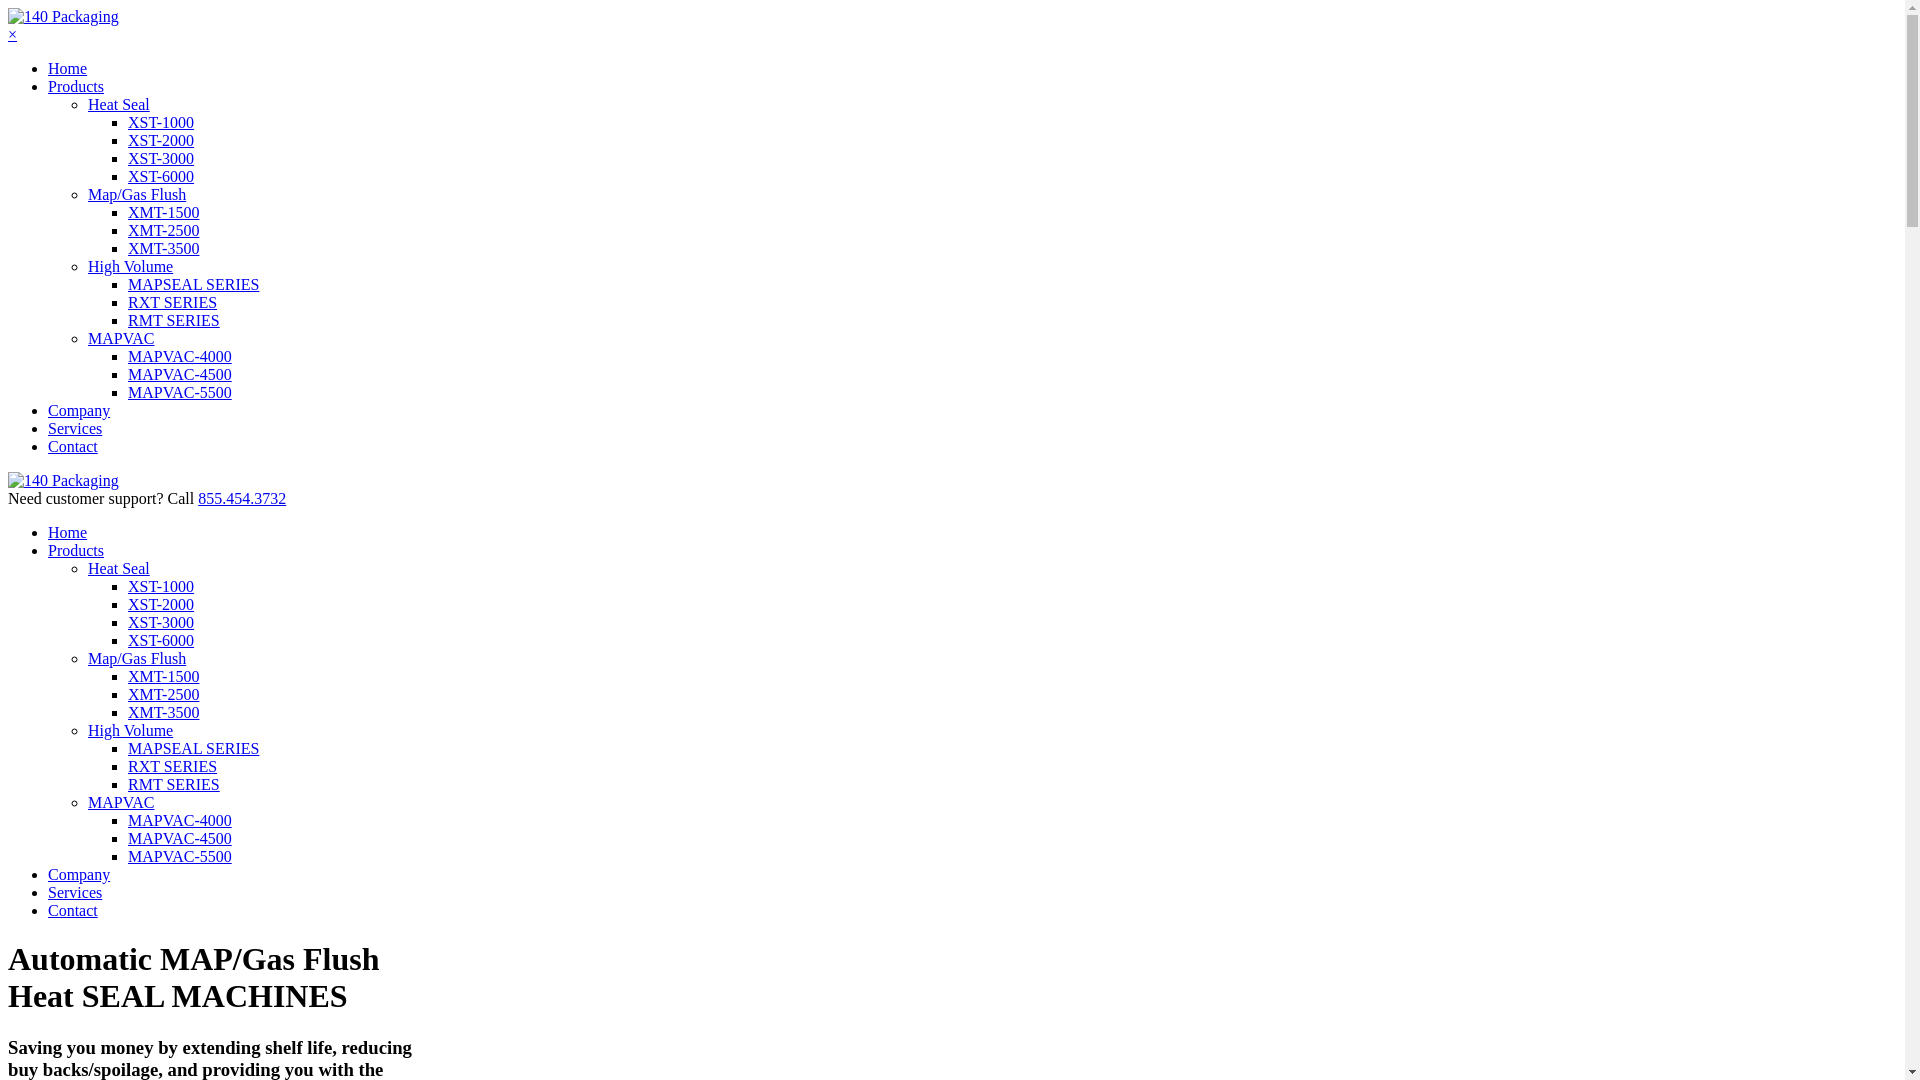 The height and width of the screenshot is (1080, 1920). What do you see at coordinates (240, 497) in the screenshot?
I see `'855.454.3732'` at bounding box center [240, 497].